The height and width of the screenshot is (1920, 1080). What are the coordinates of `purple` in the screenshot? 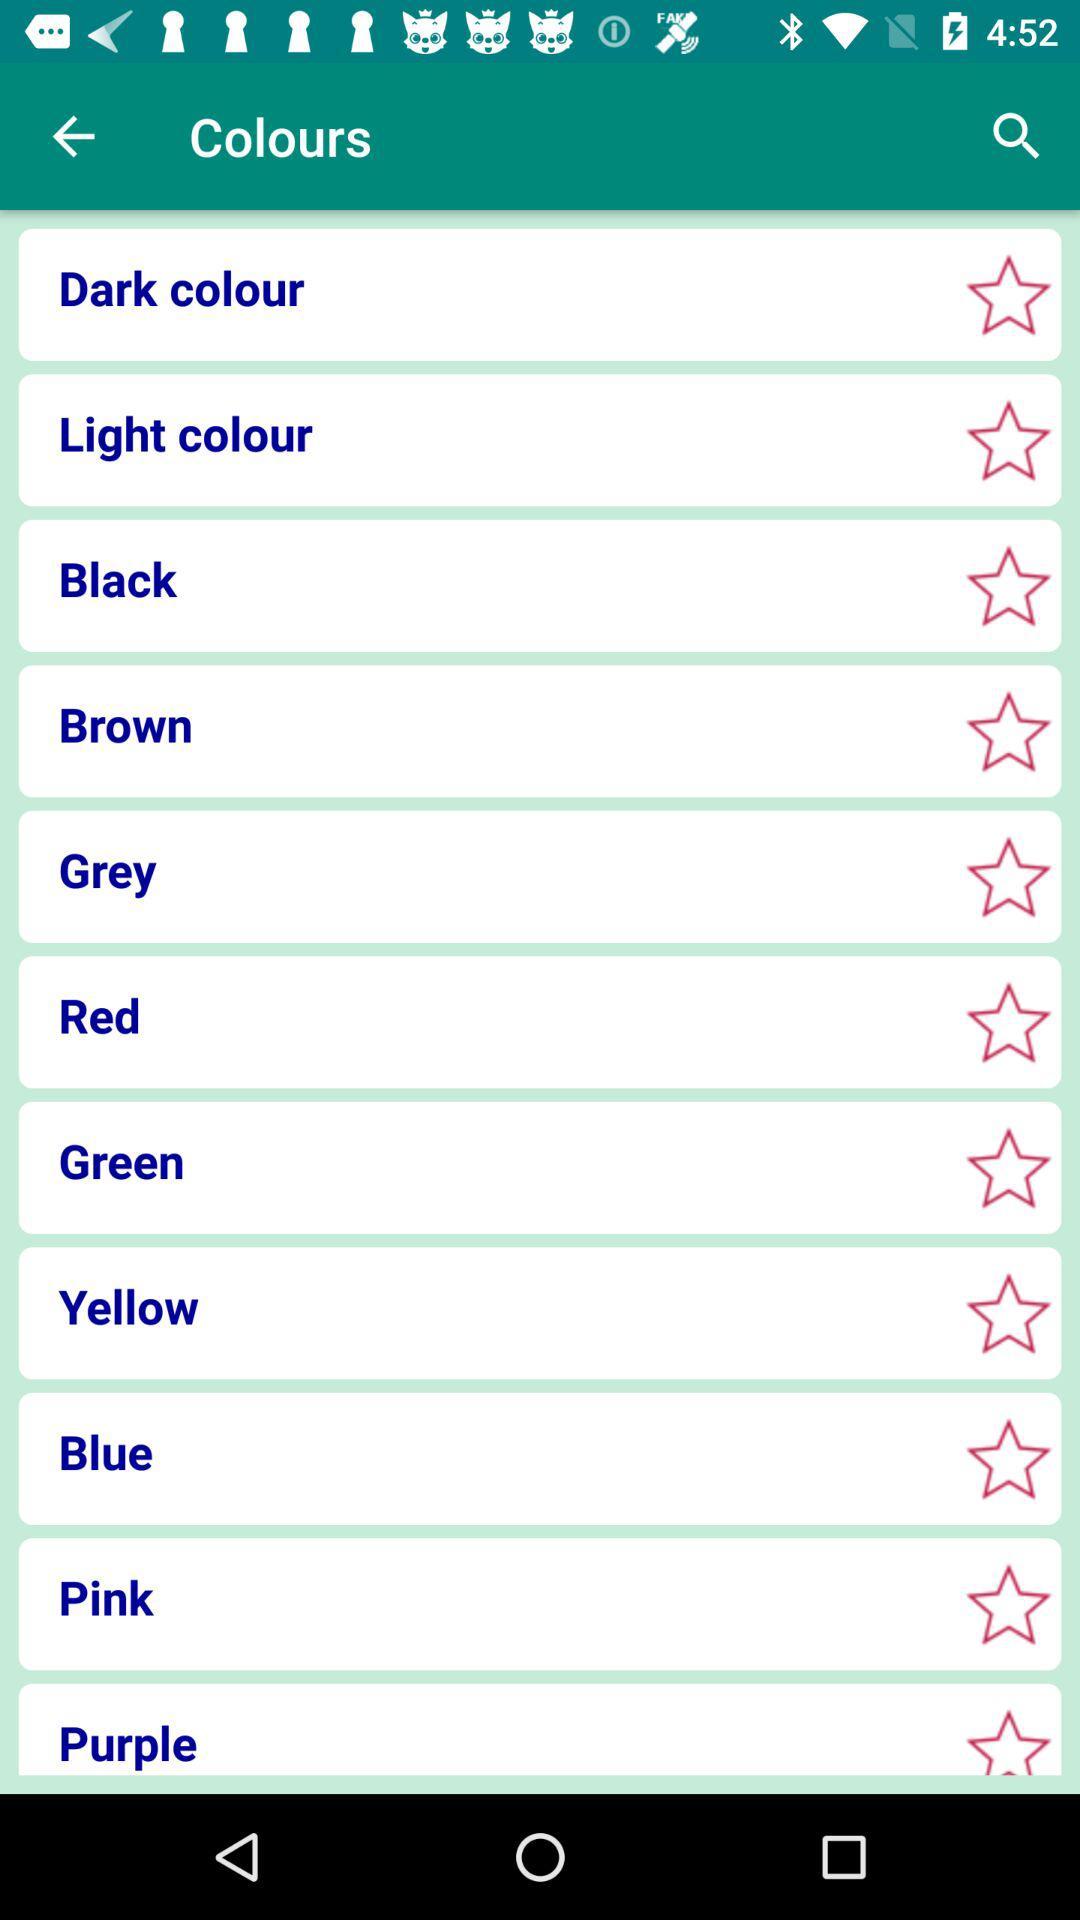 It's located at (481, 1741).